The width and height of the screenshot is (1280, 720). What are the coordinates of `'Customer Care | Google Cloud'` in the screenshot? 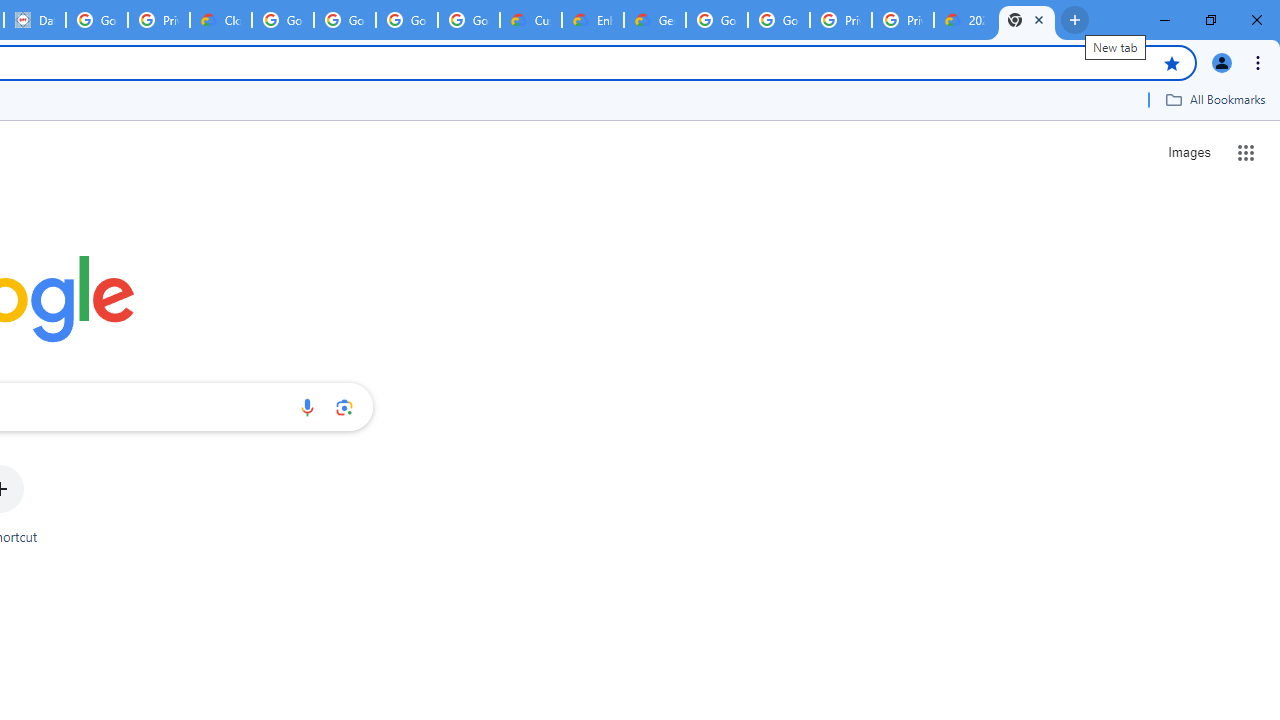 It's located at (531, 20).